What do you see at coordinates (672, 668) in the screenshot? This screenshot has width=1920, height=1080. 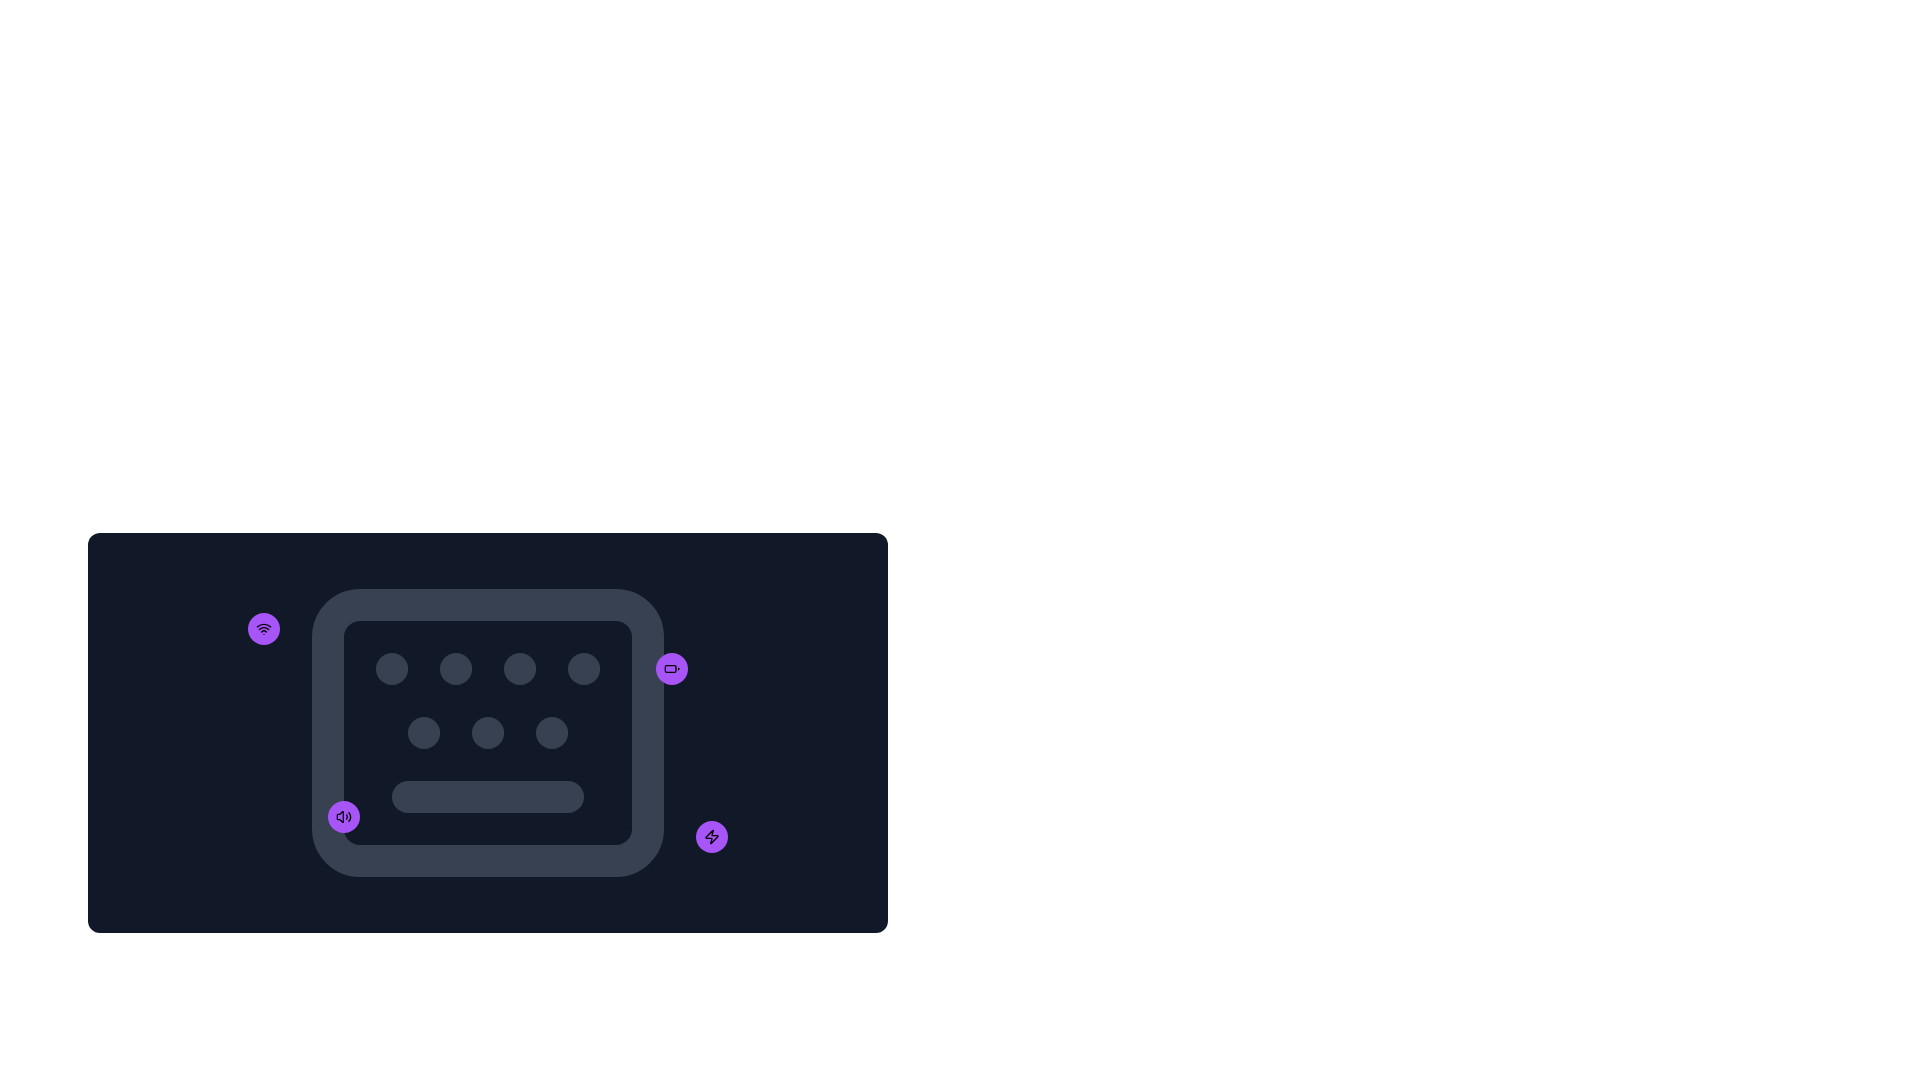 I see `the battery icon located within the circular button at the bottom-right of the interface` at bounding box center [672, 668].